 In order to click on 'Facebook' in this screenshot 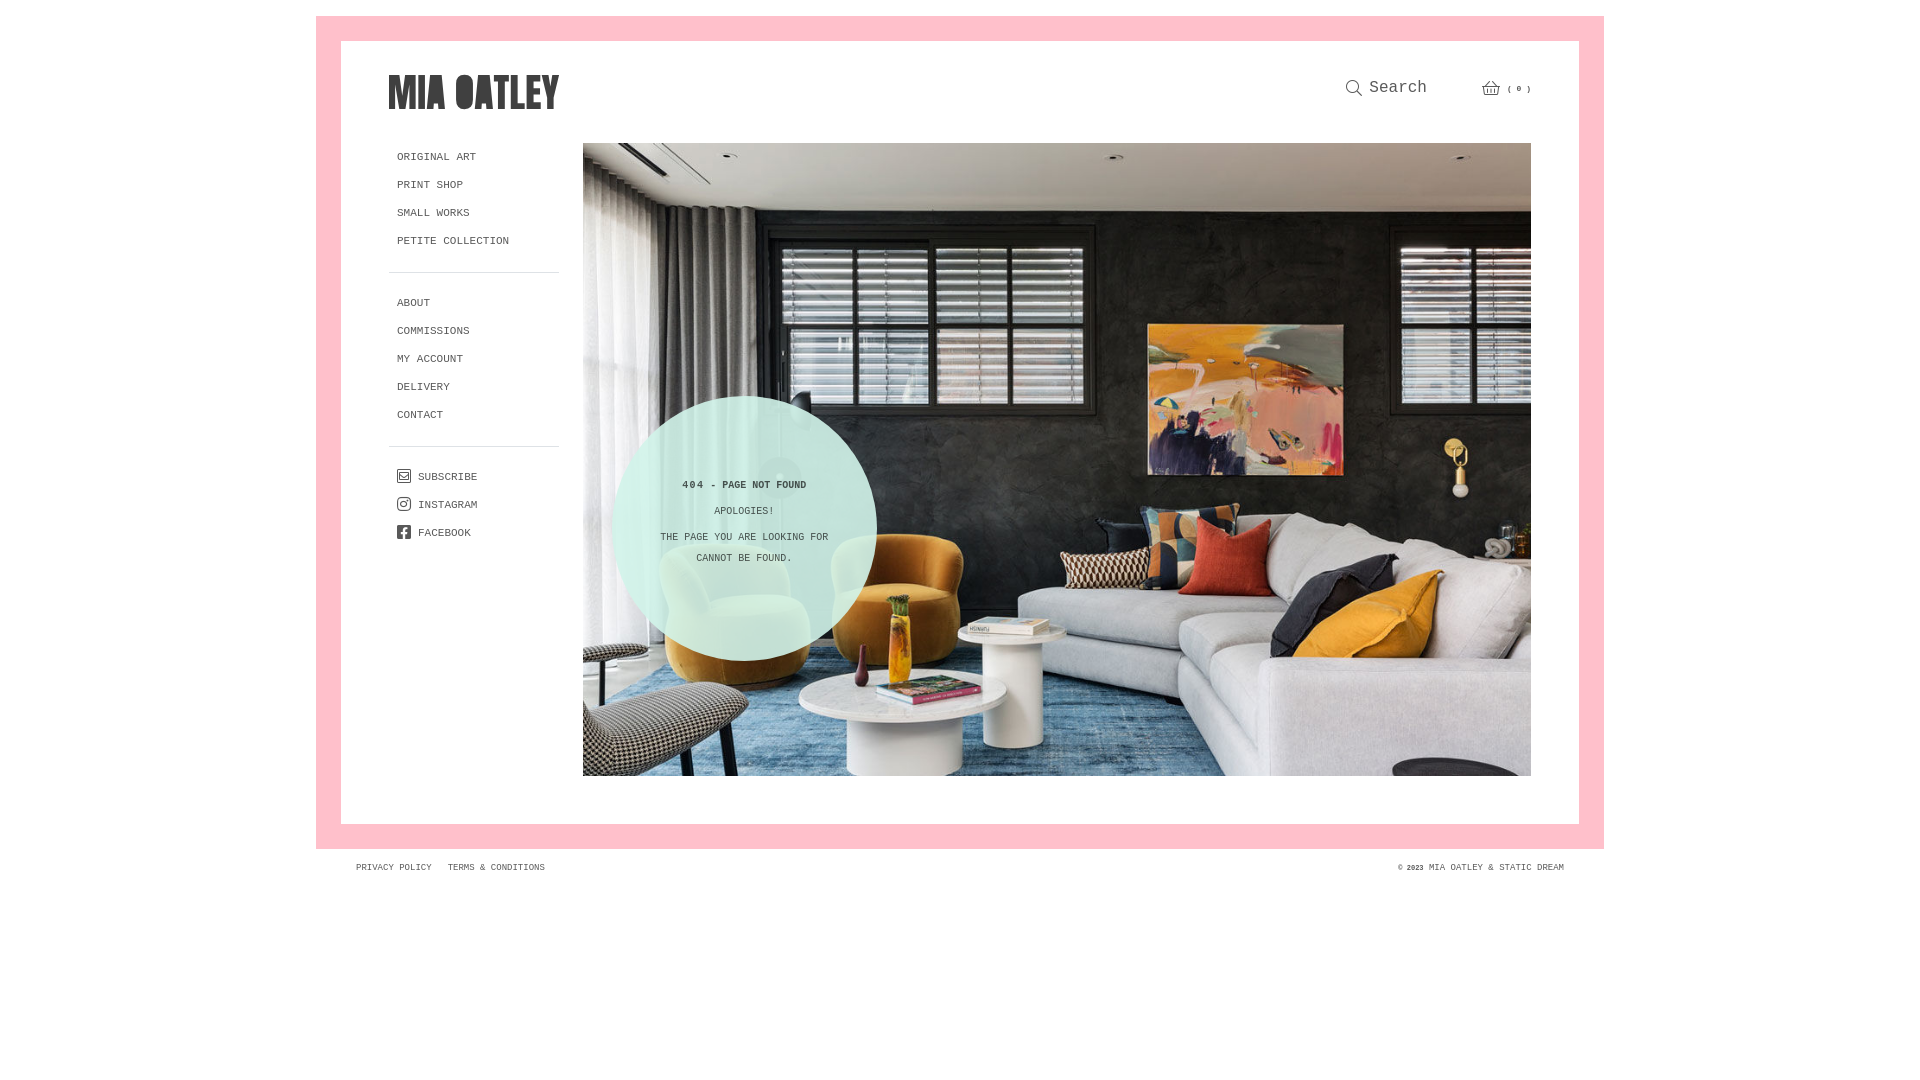, I will do `click(388, 532)`.